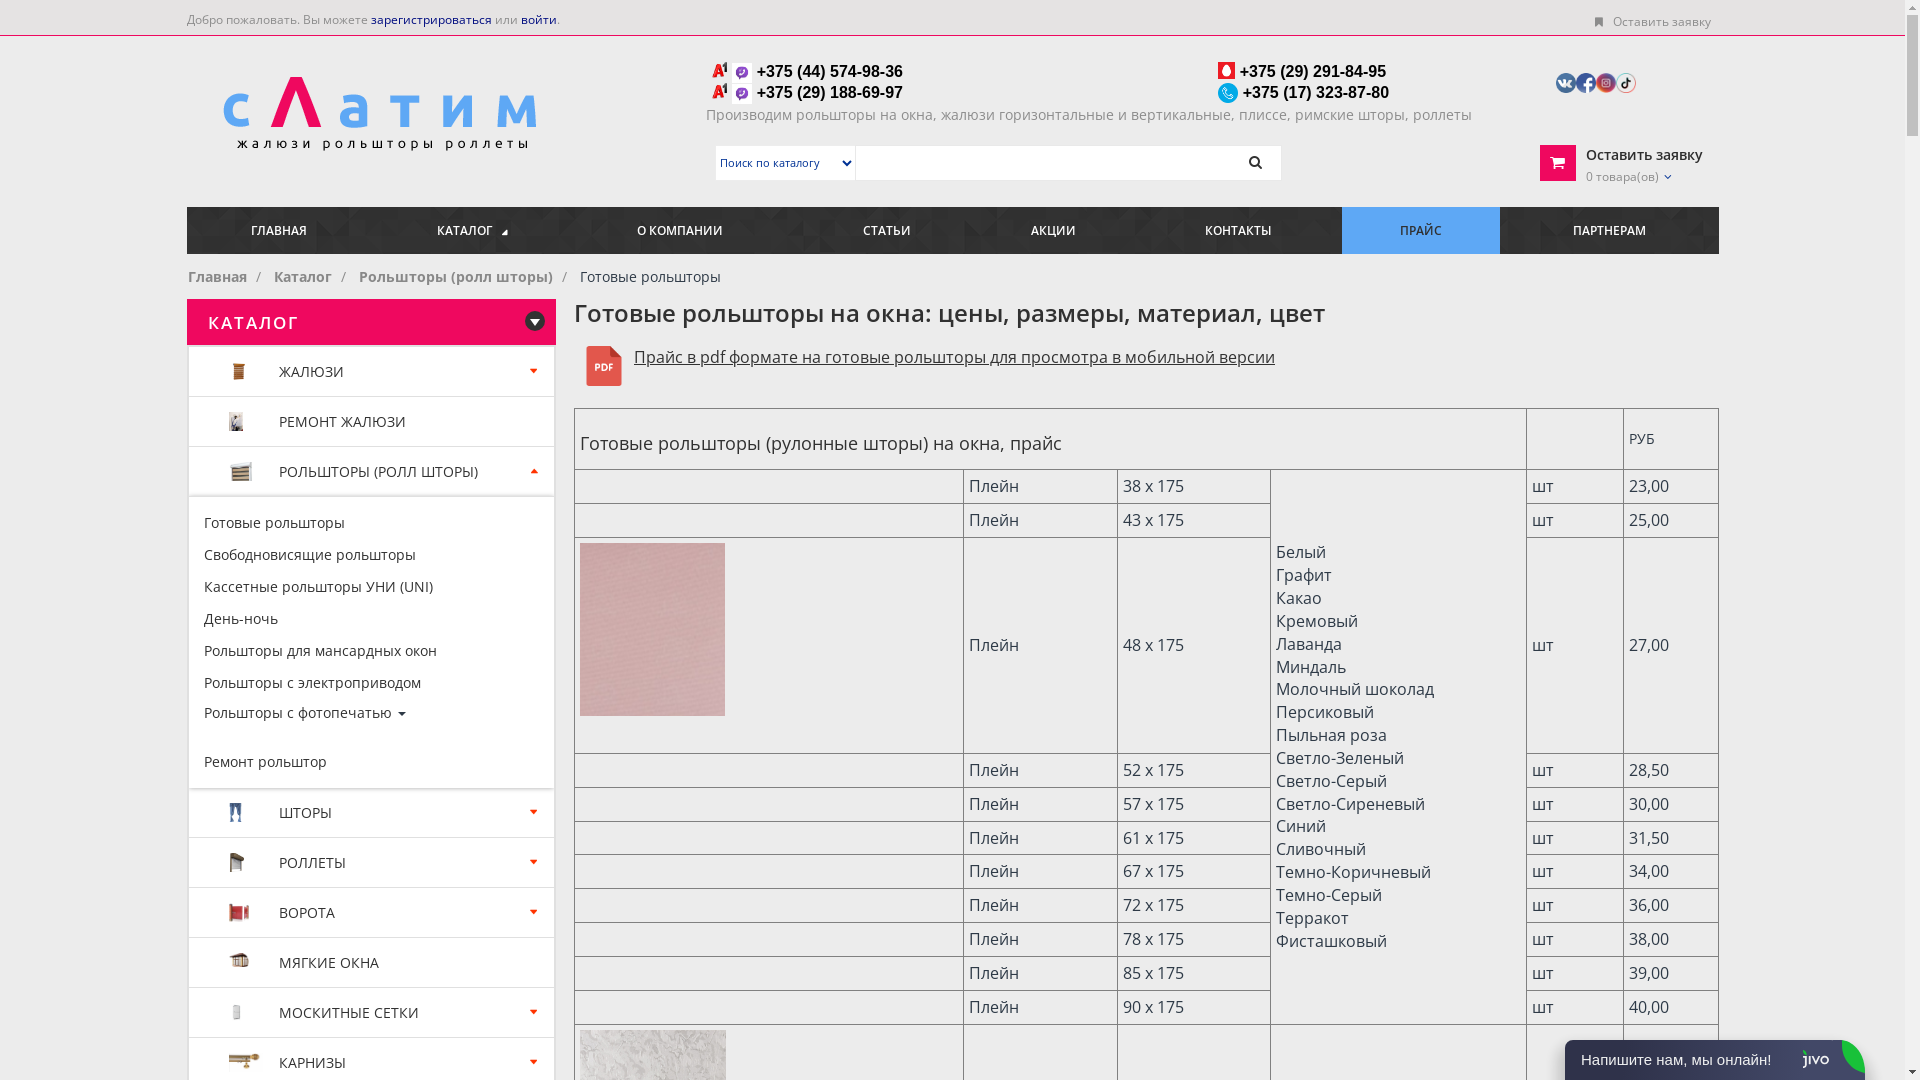 Image resolution: width=1920 pixels, height=1080 pixels. What do you see at coordinates (1564, 80) in the screenshot?
I see `'Slatim vk'` at bounding box center [1564, 80].